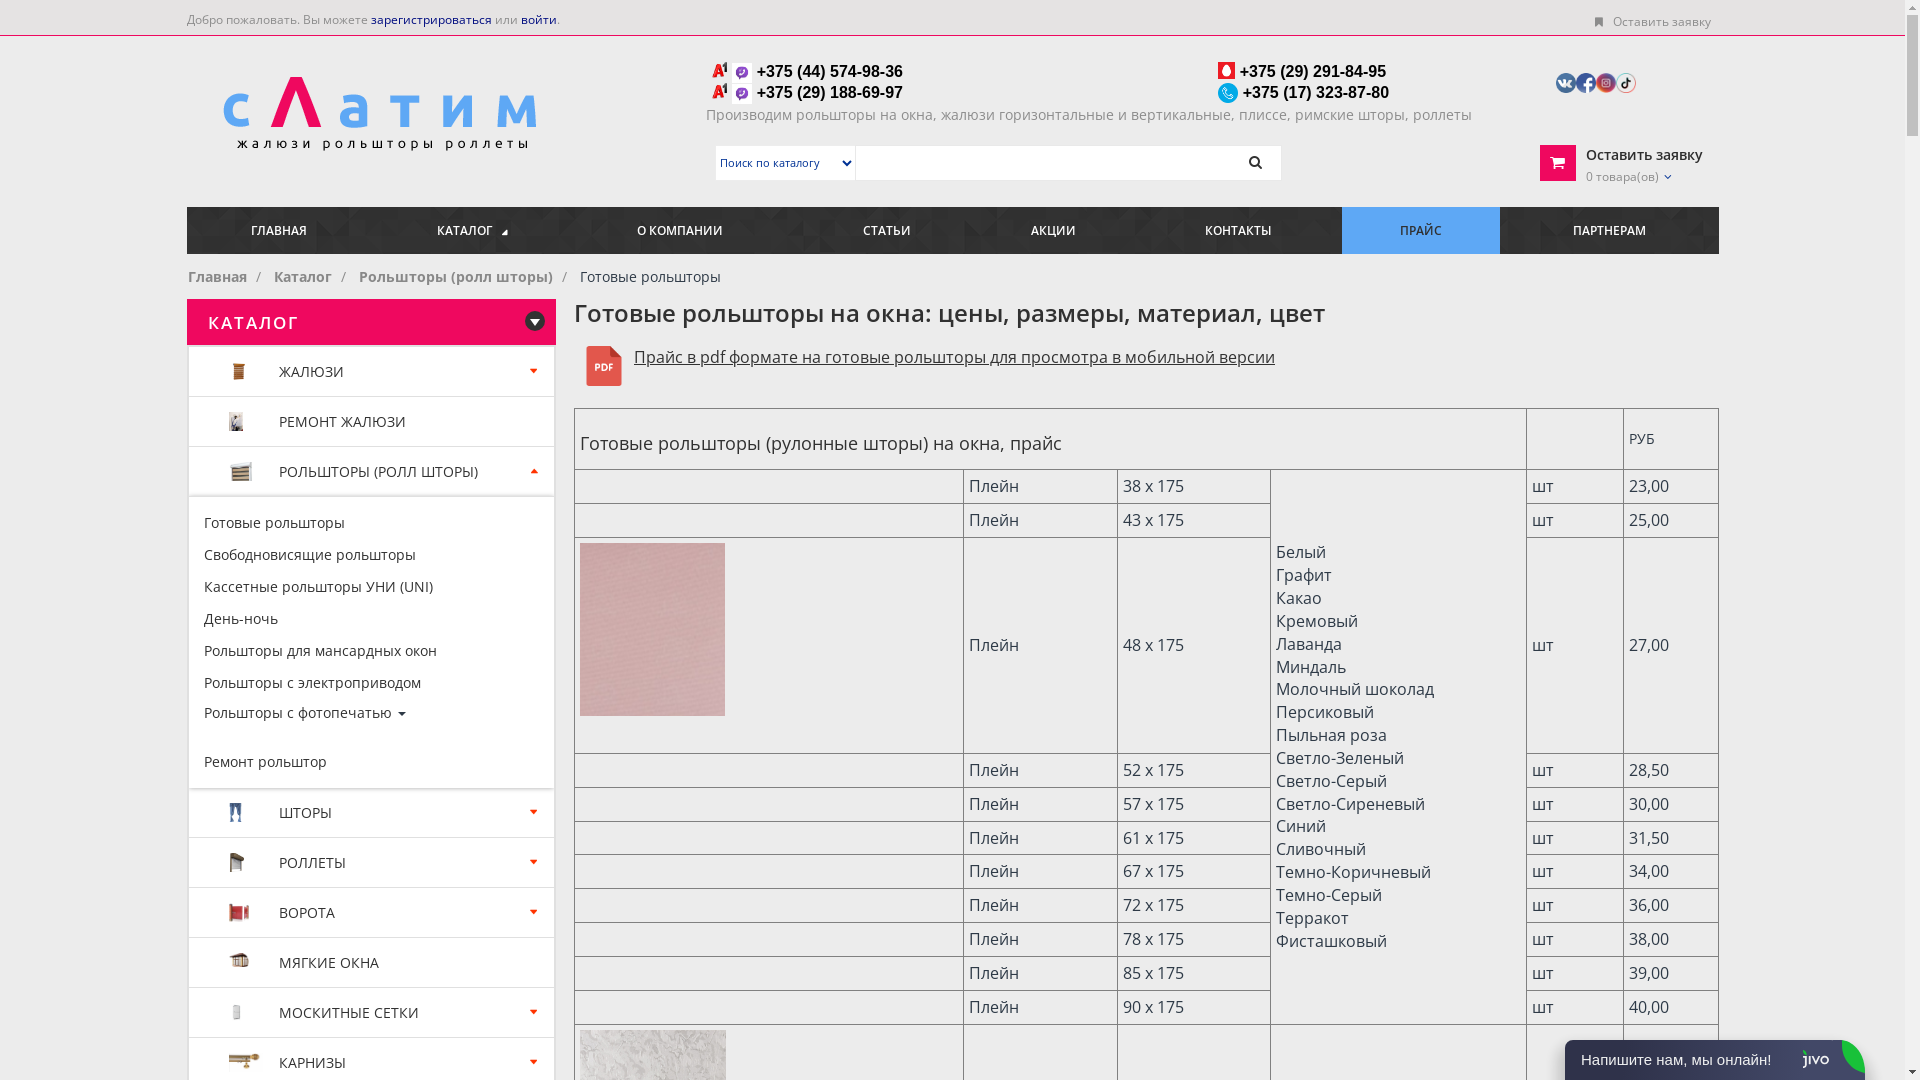 Image resolution: width=1920 pixels, height=1080 pixels. What do you see at coordinates (1564, 80) in the screenshot?
I see `'Slatim vk'` at bounding box center [1564, 80].